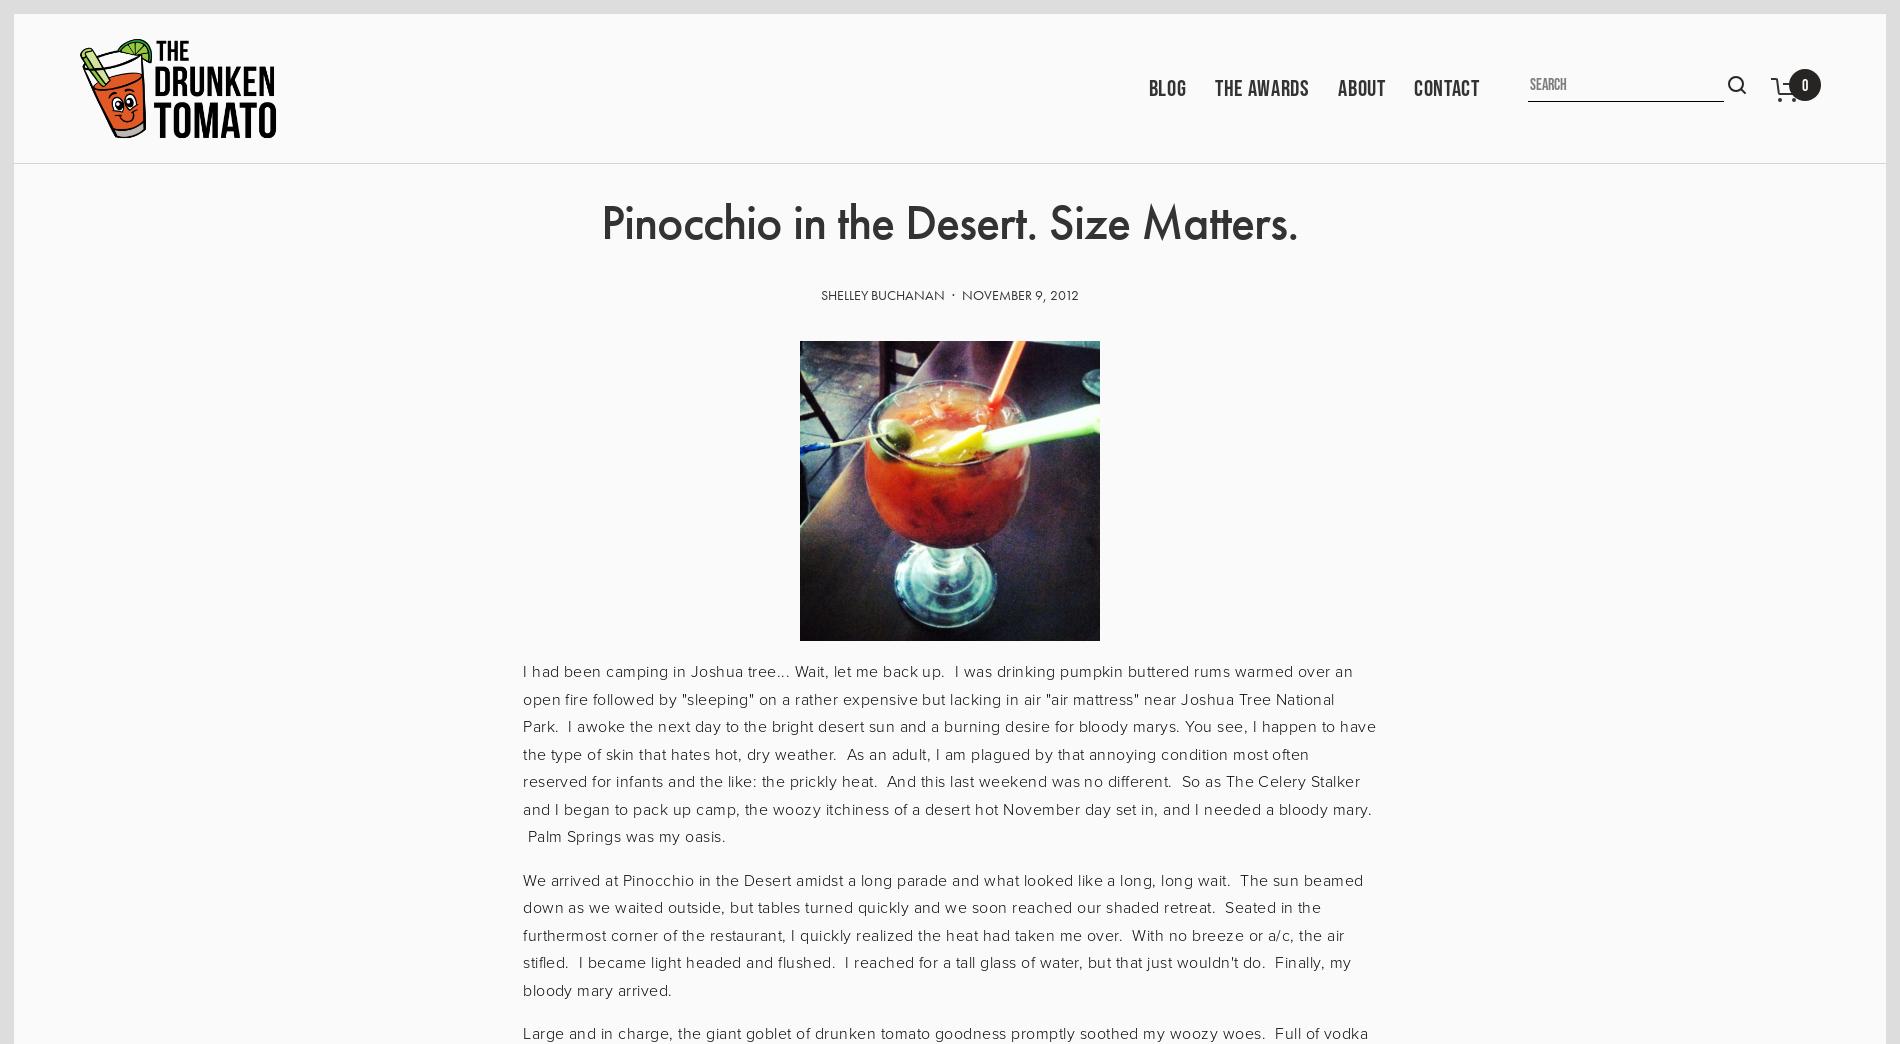 This screenshot has height=1044, width=1900. Describe the element at coordinates (1803, 84) in the screenshot. I see `'0'` at that location.